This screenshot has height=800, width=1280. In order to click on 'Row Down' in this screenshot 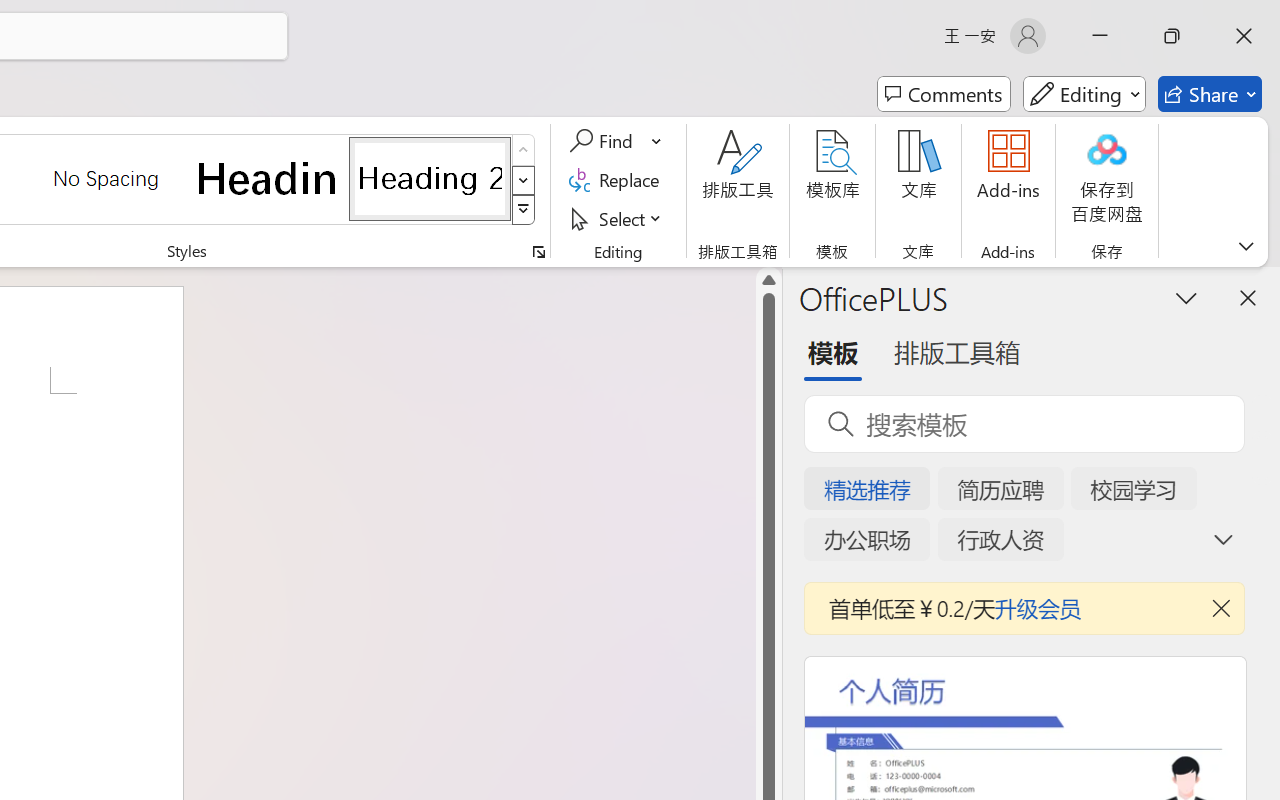, I will do `click(523, 179)`.